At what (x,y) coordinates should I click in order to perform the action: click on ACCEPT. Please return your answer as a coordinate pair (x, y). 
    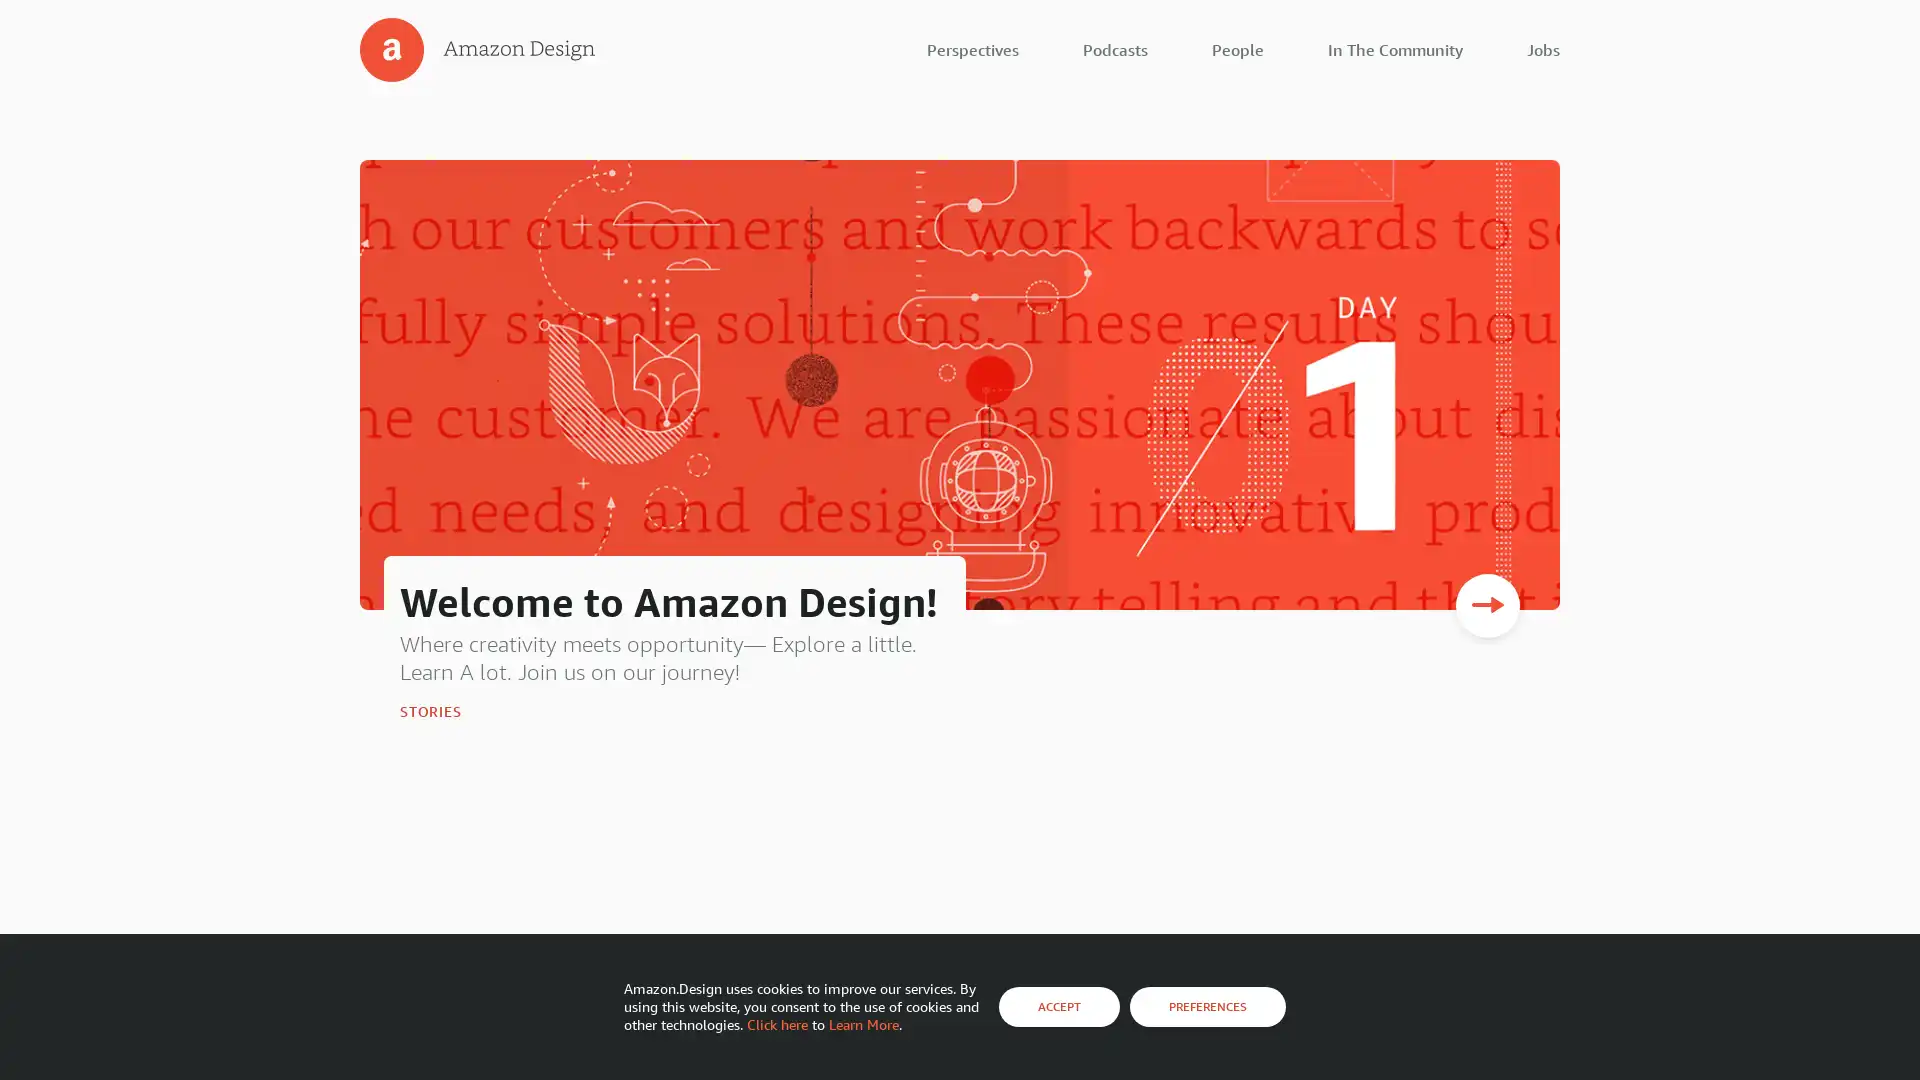
    Looking at the image, I should click on (1058, 1006).